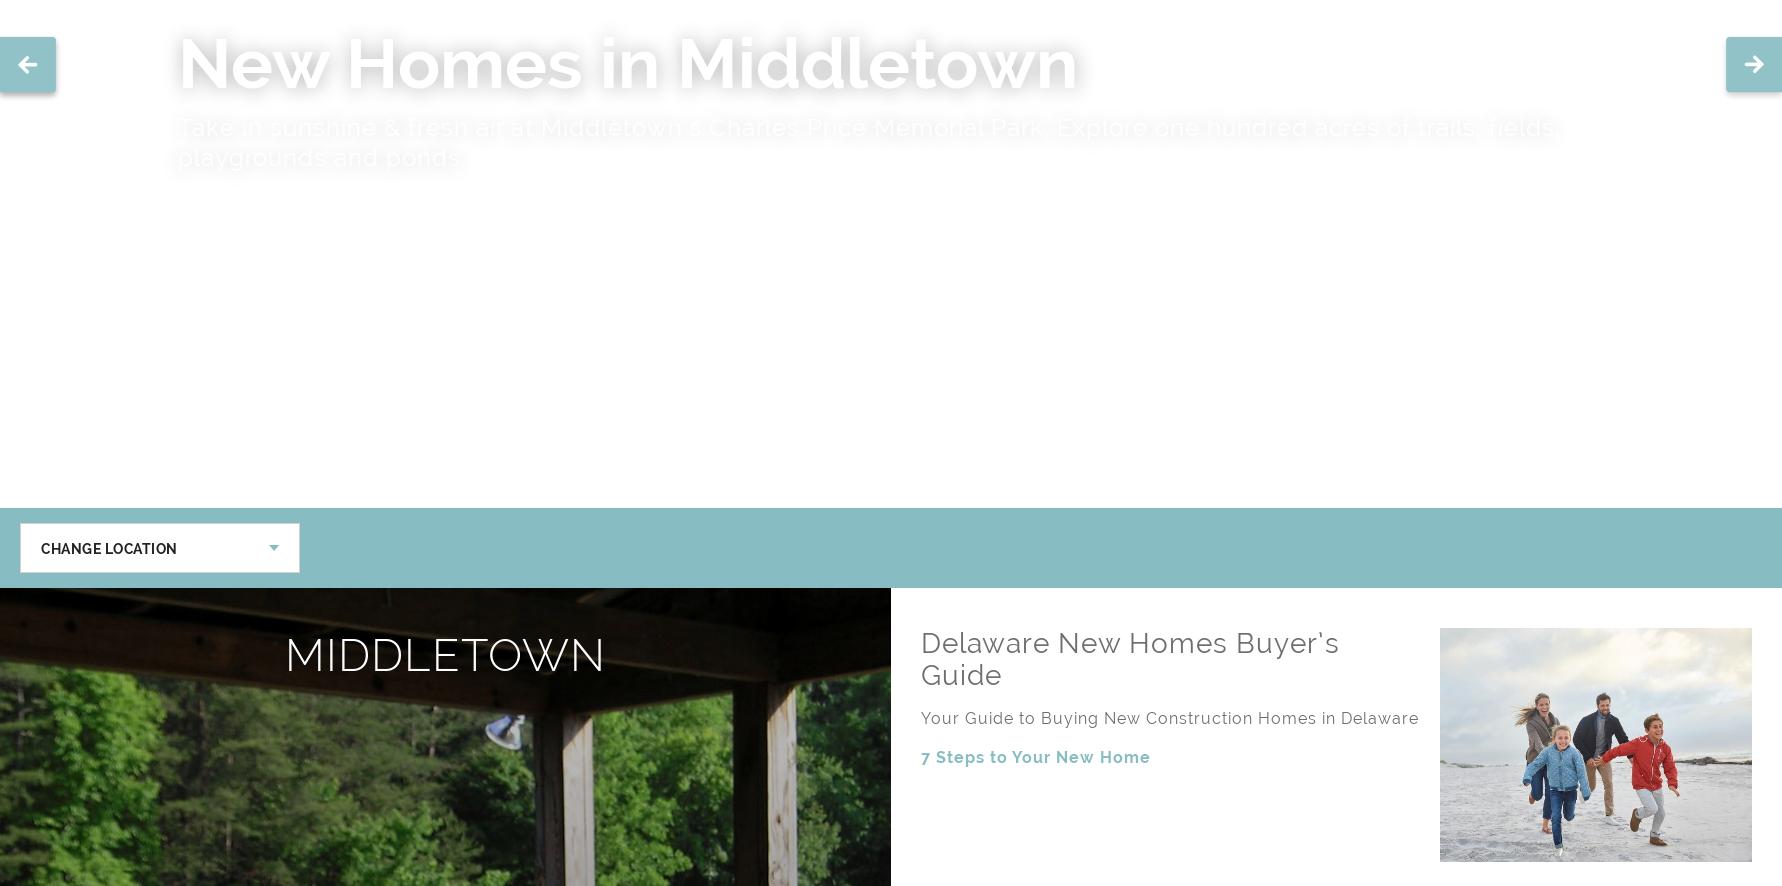  Describe the element at coordinates (1641, 467) in the screenshot. I see `'Furry Friend'` at that location.